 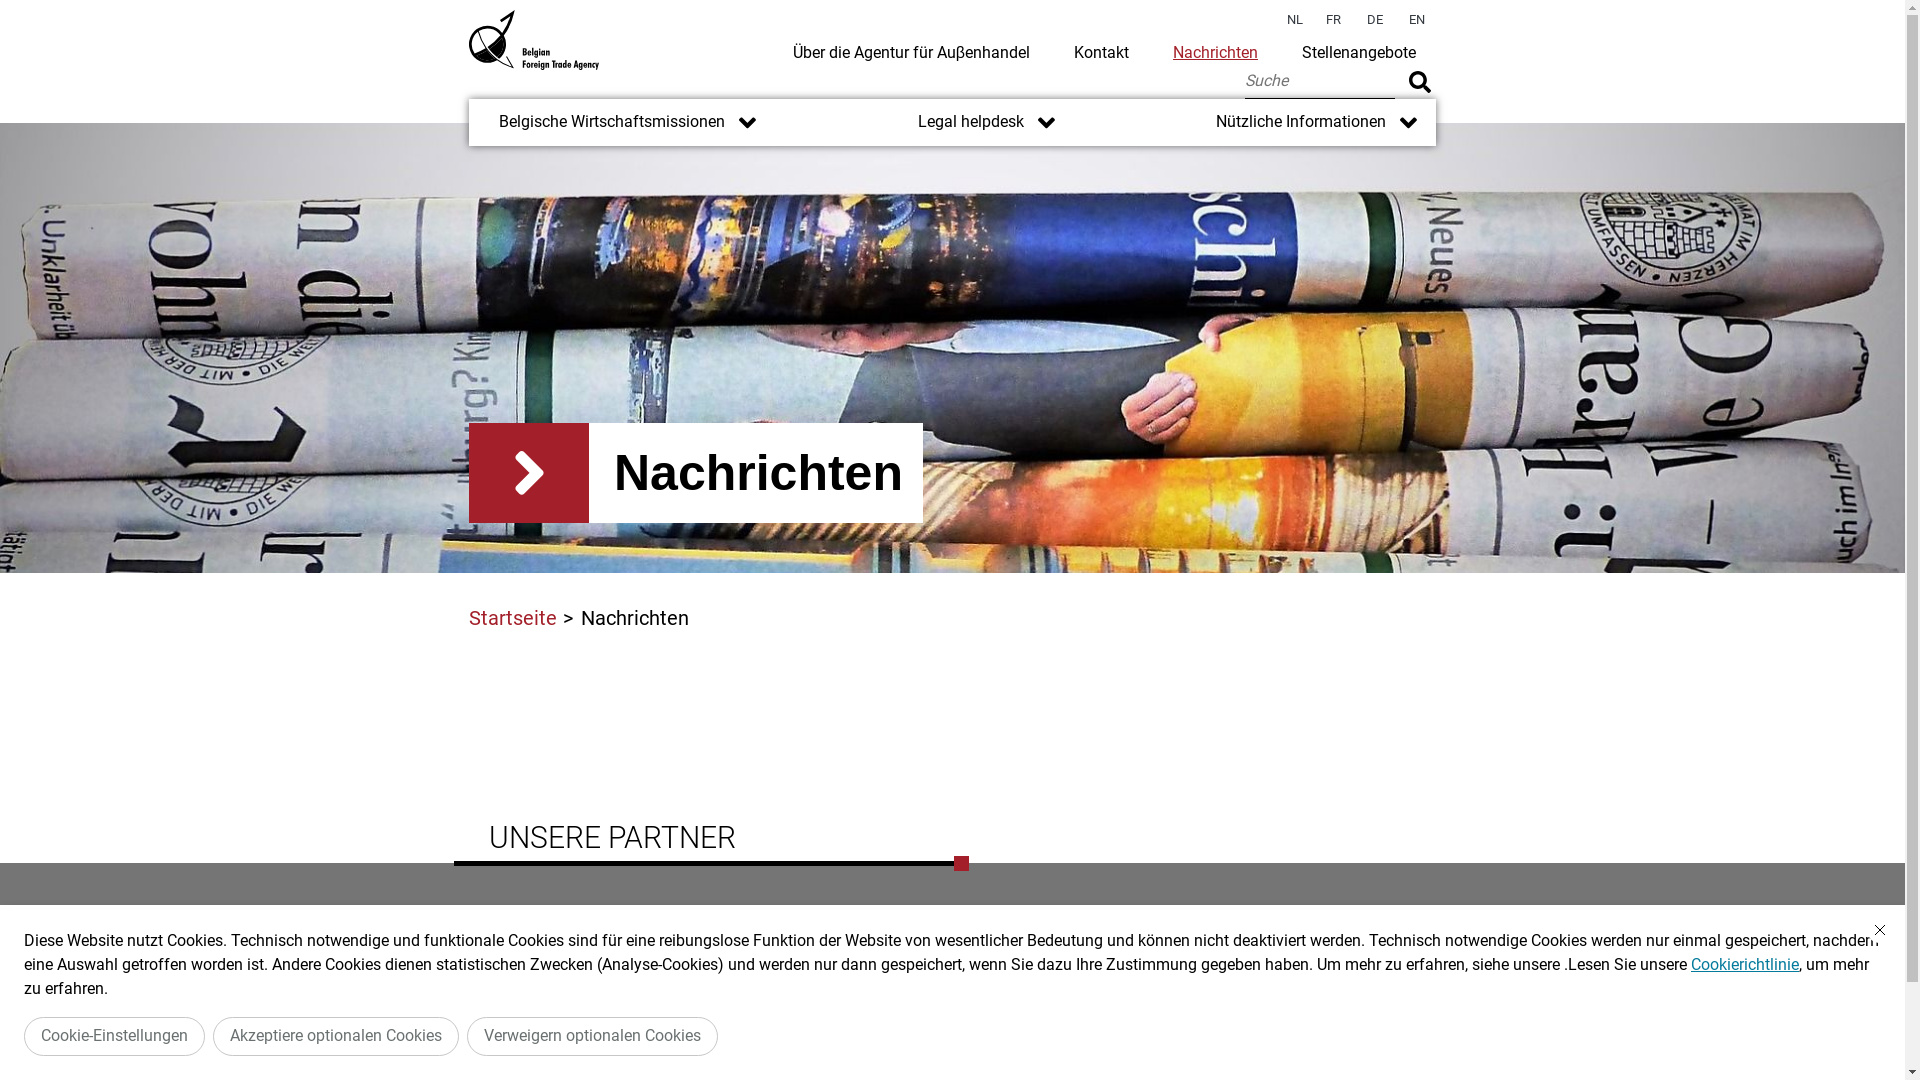 What do you see at coordinates (24, 1035) in the screenshot?
I see `'Cookie-Einstellungen'` at bounding box center [24, 1035].